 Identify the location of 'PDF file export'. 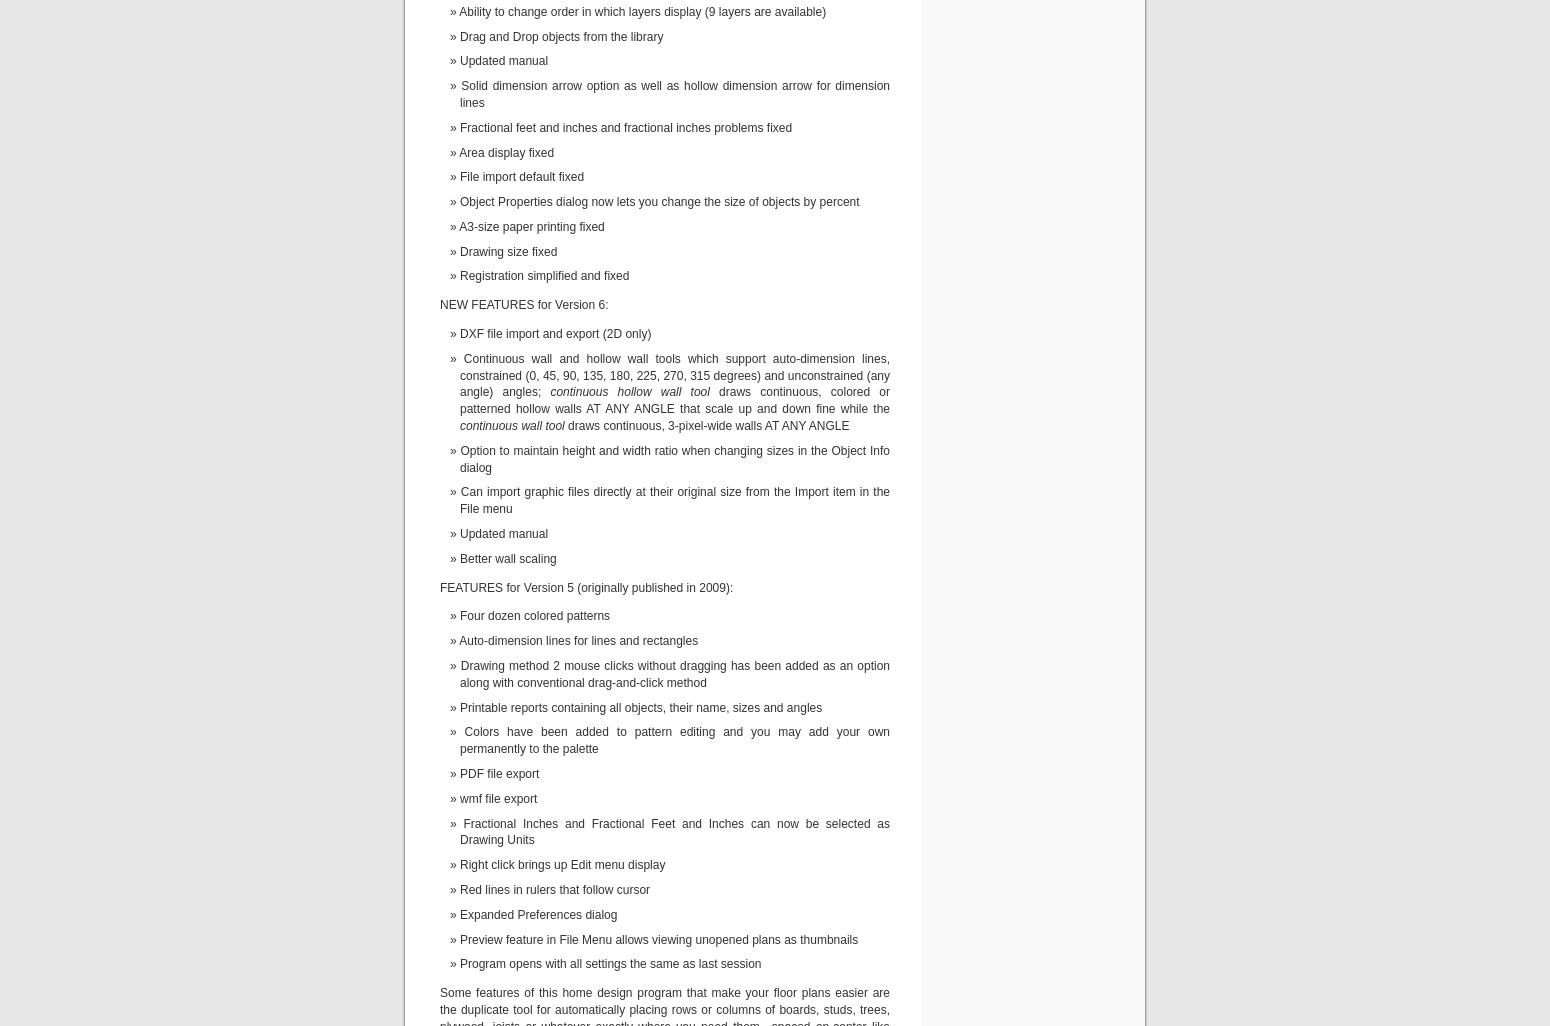
(460, 773).